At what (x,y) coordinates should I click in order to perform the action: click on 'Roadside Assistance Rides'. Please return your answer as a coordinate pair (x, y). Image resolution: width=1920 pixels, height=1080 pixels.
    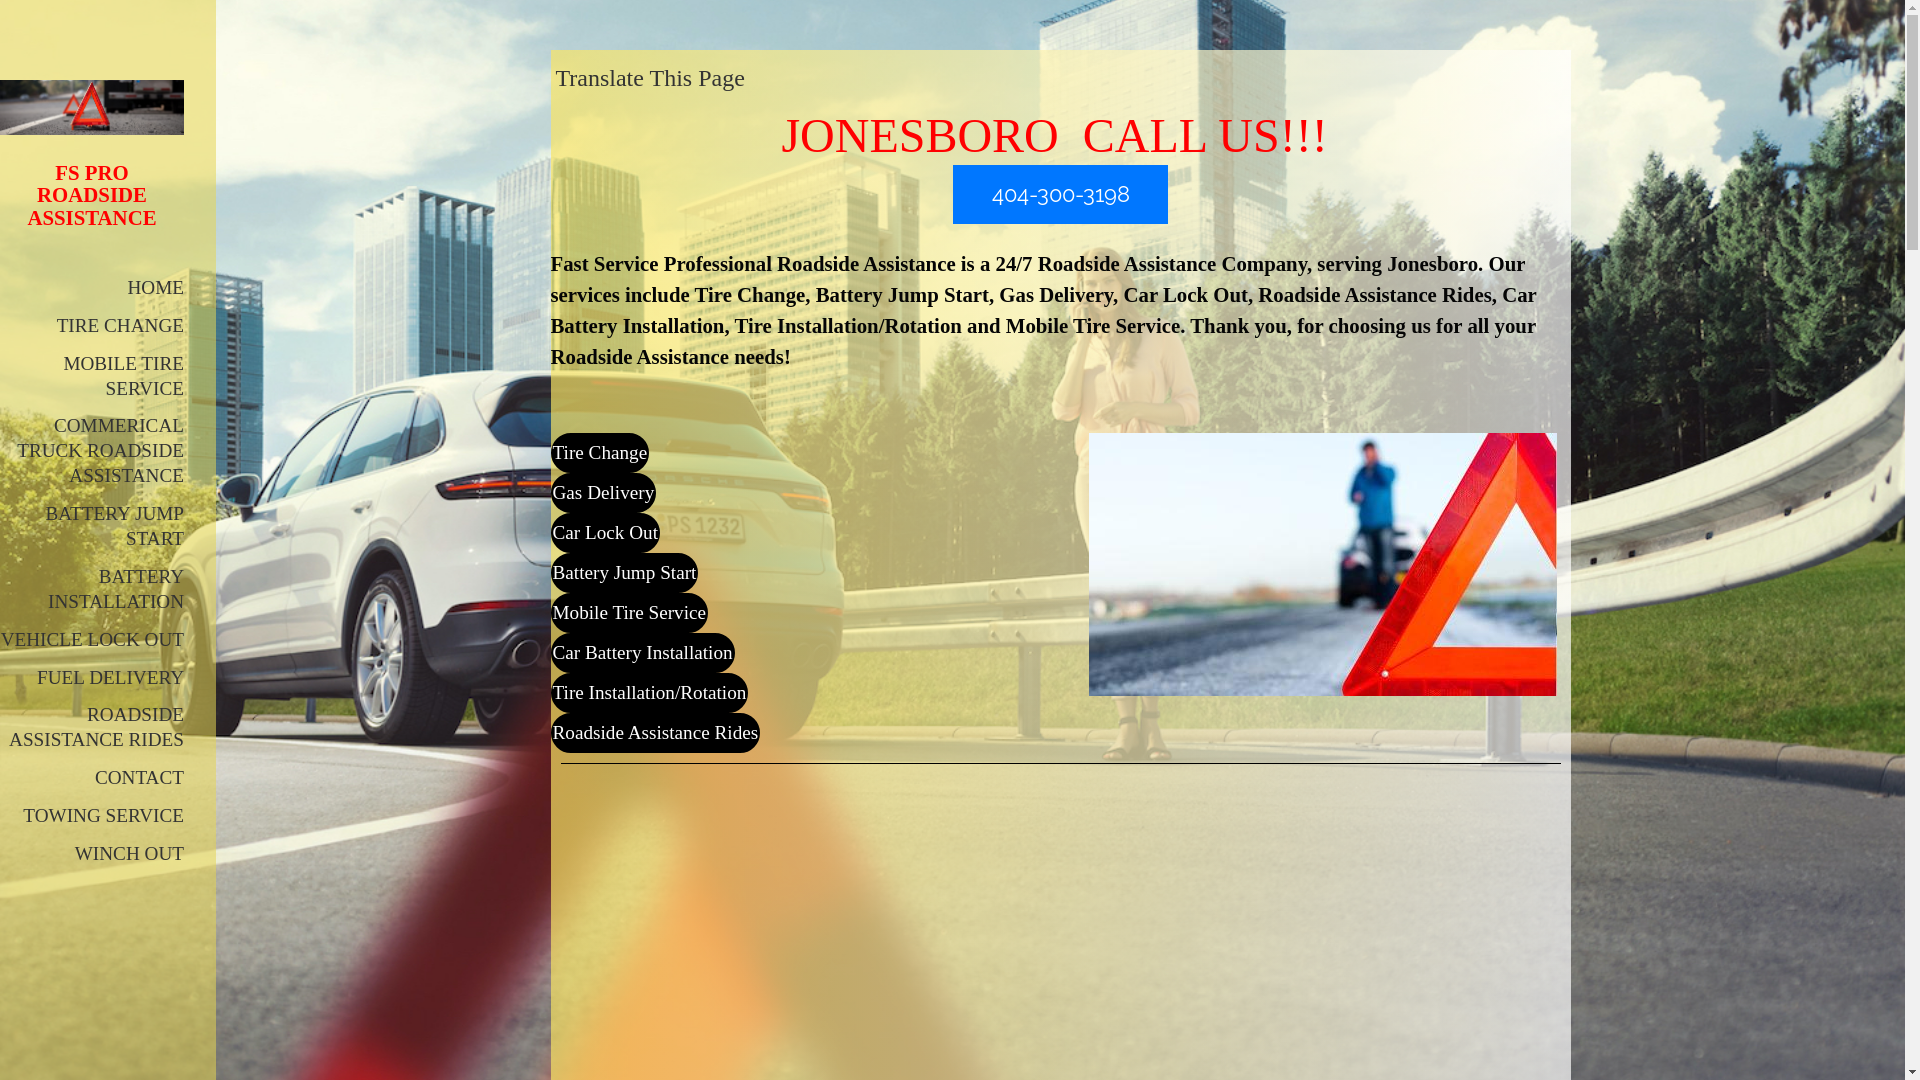
    Looking at the image, I should click on (654, 732).